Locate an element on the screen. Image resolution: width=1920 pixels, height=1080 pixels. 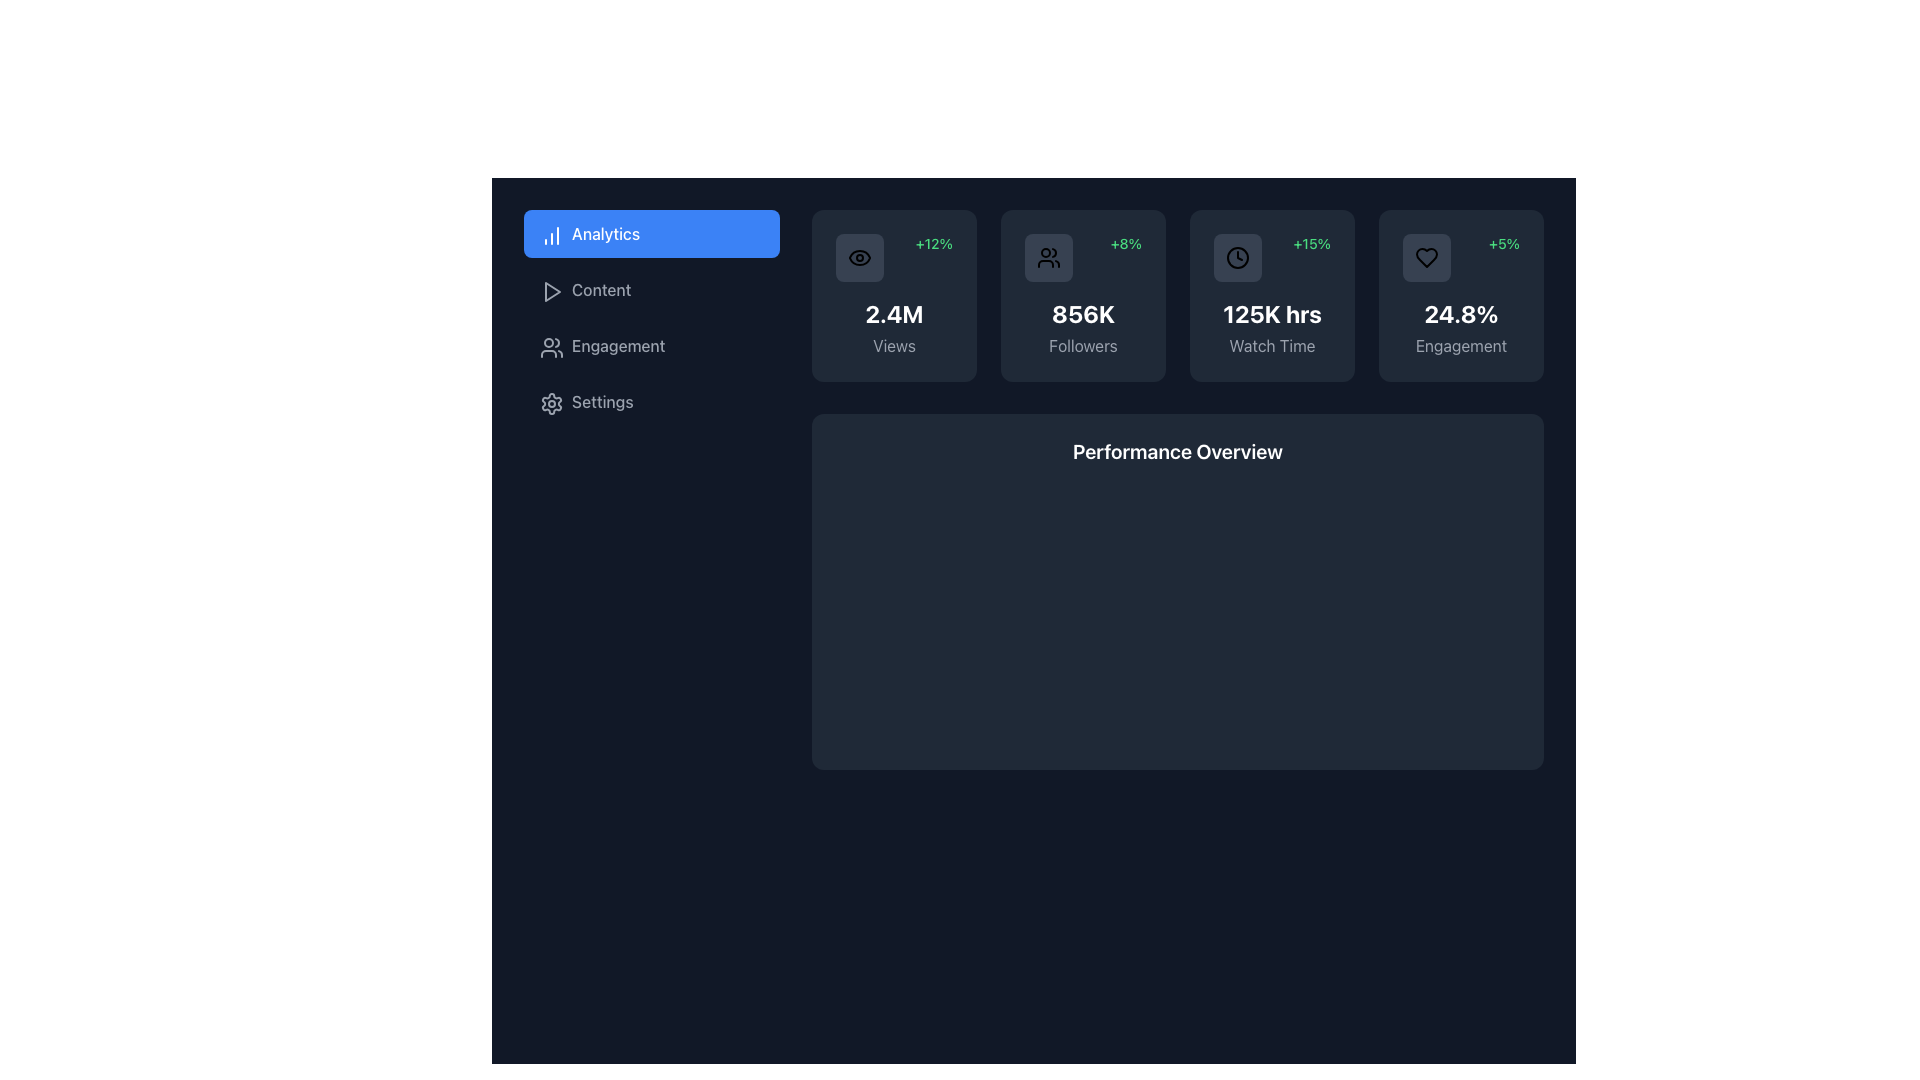
the heart icon located in the top-right corner of the 'Engagement' card, which is the fourth card in the layout, to the right of the 'Watch Time' card is located at coordinates (1425, 257).